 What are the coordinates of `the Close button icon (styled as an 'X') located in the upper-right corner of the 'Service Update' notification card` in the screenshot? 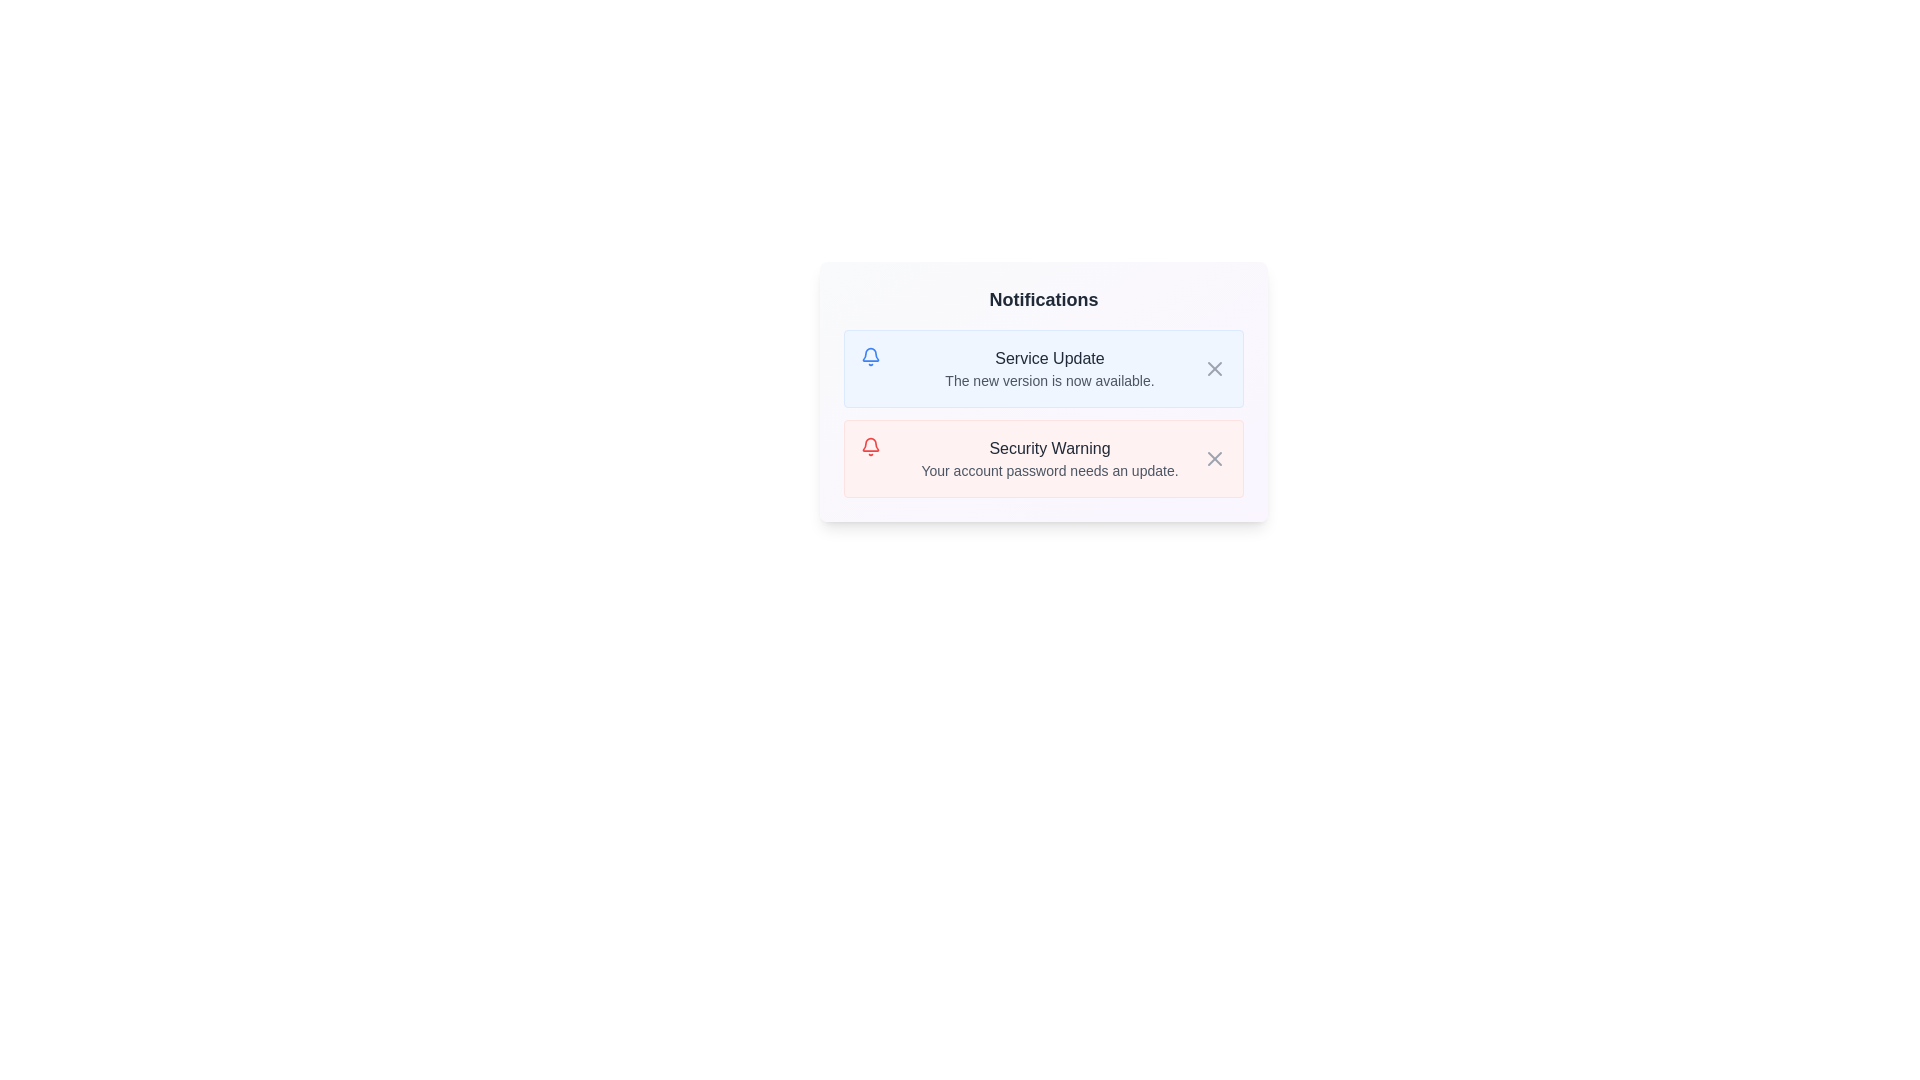 It's located at (1213, 369).